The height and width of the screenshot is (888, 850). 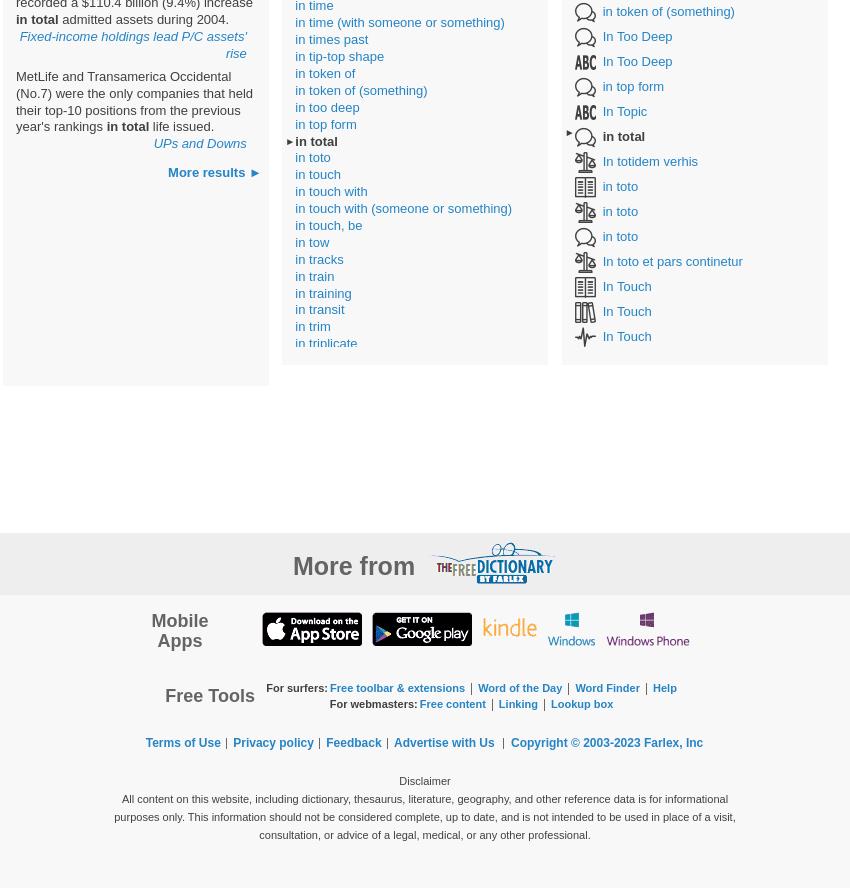 I want to click on 'Lookup box', so click(x=581, y=704).